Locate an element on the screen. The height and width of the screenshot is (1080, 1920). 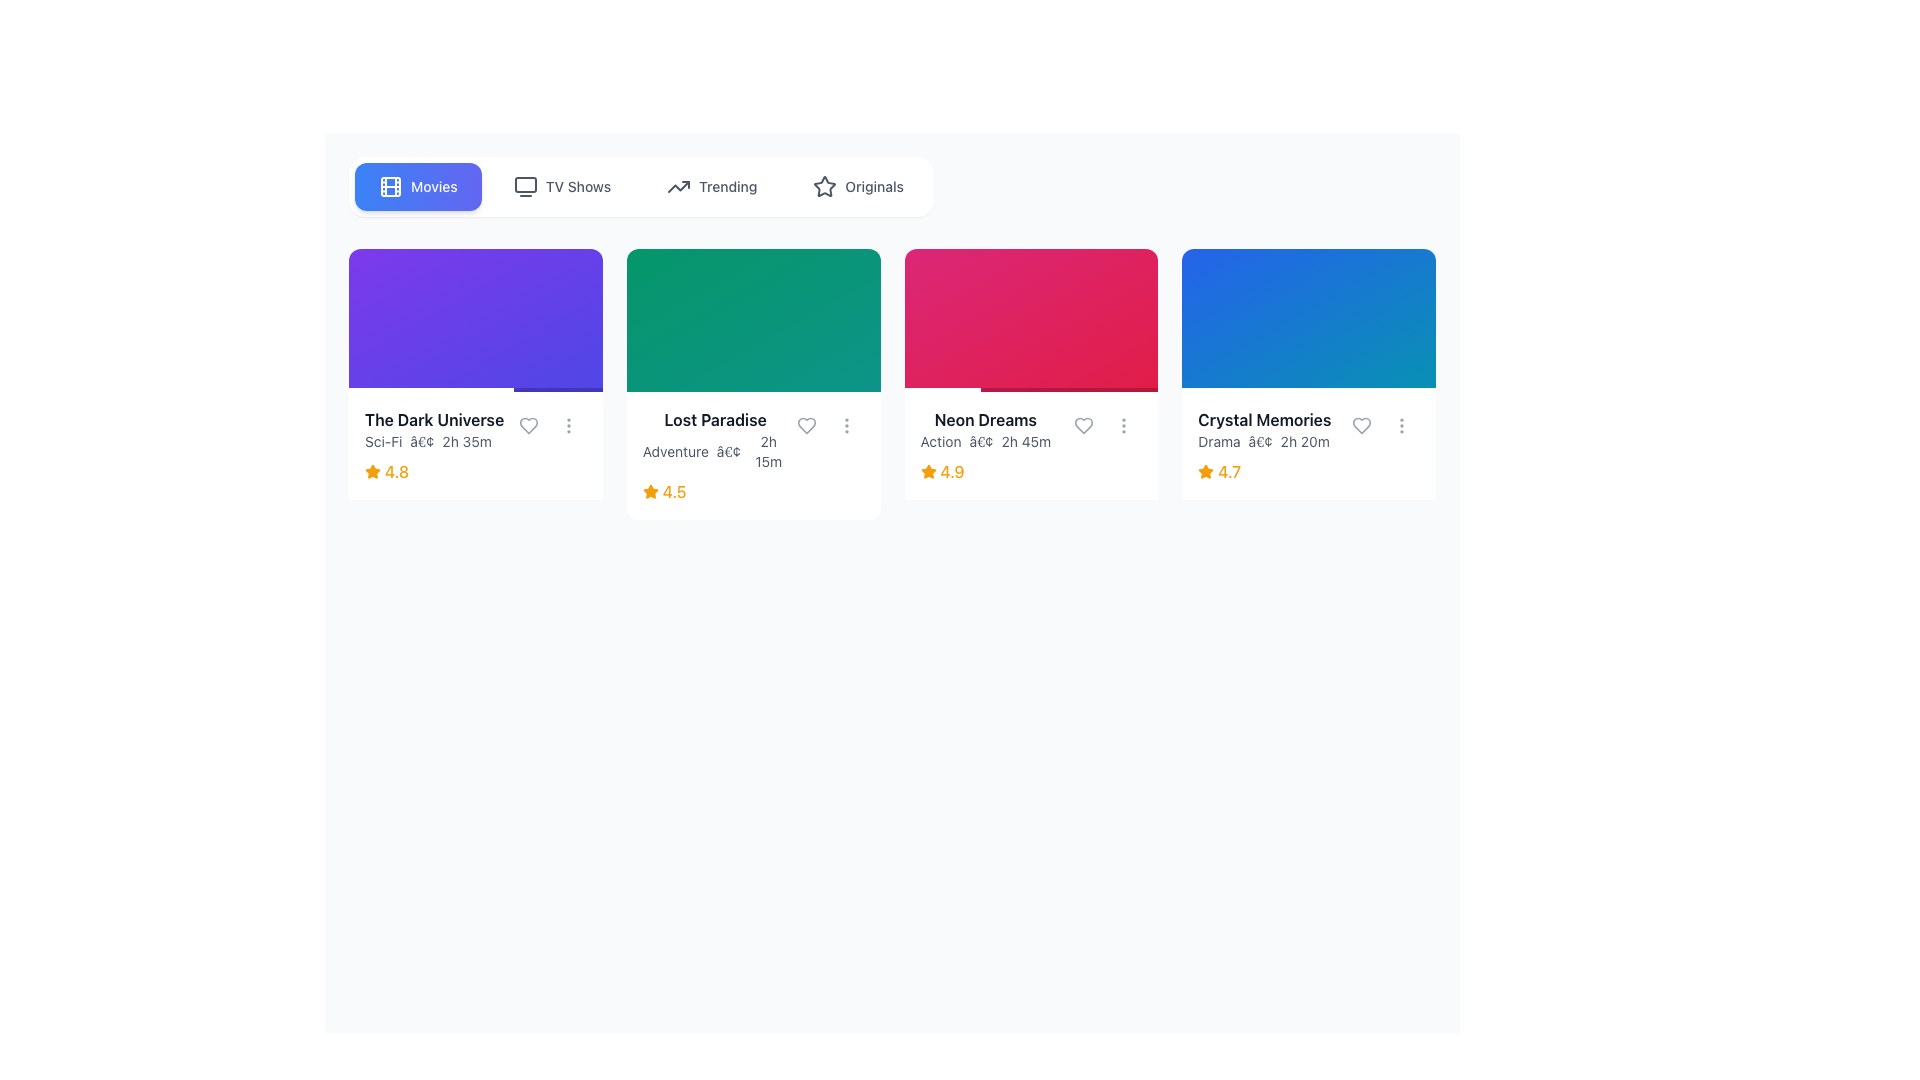
the ellipsis icon button located in the top-right corner of the 'Neon Dreams' panel, next to the heart-shaped favorite button and above the movie rating stars is located at coordinates (1124, 424).